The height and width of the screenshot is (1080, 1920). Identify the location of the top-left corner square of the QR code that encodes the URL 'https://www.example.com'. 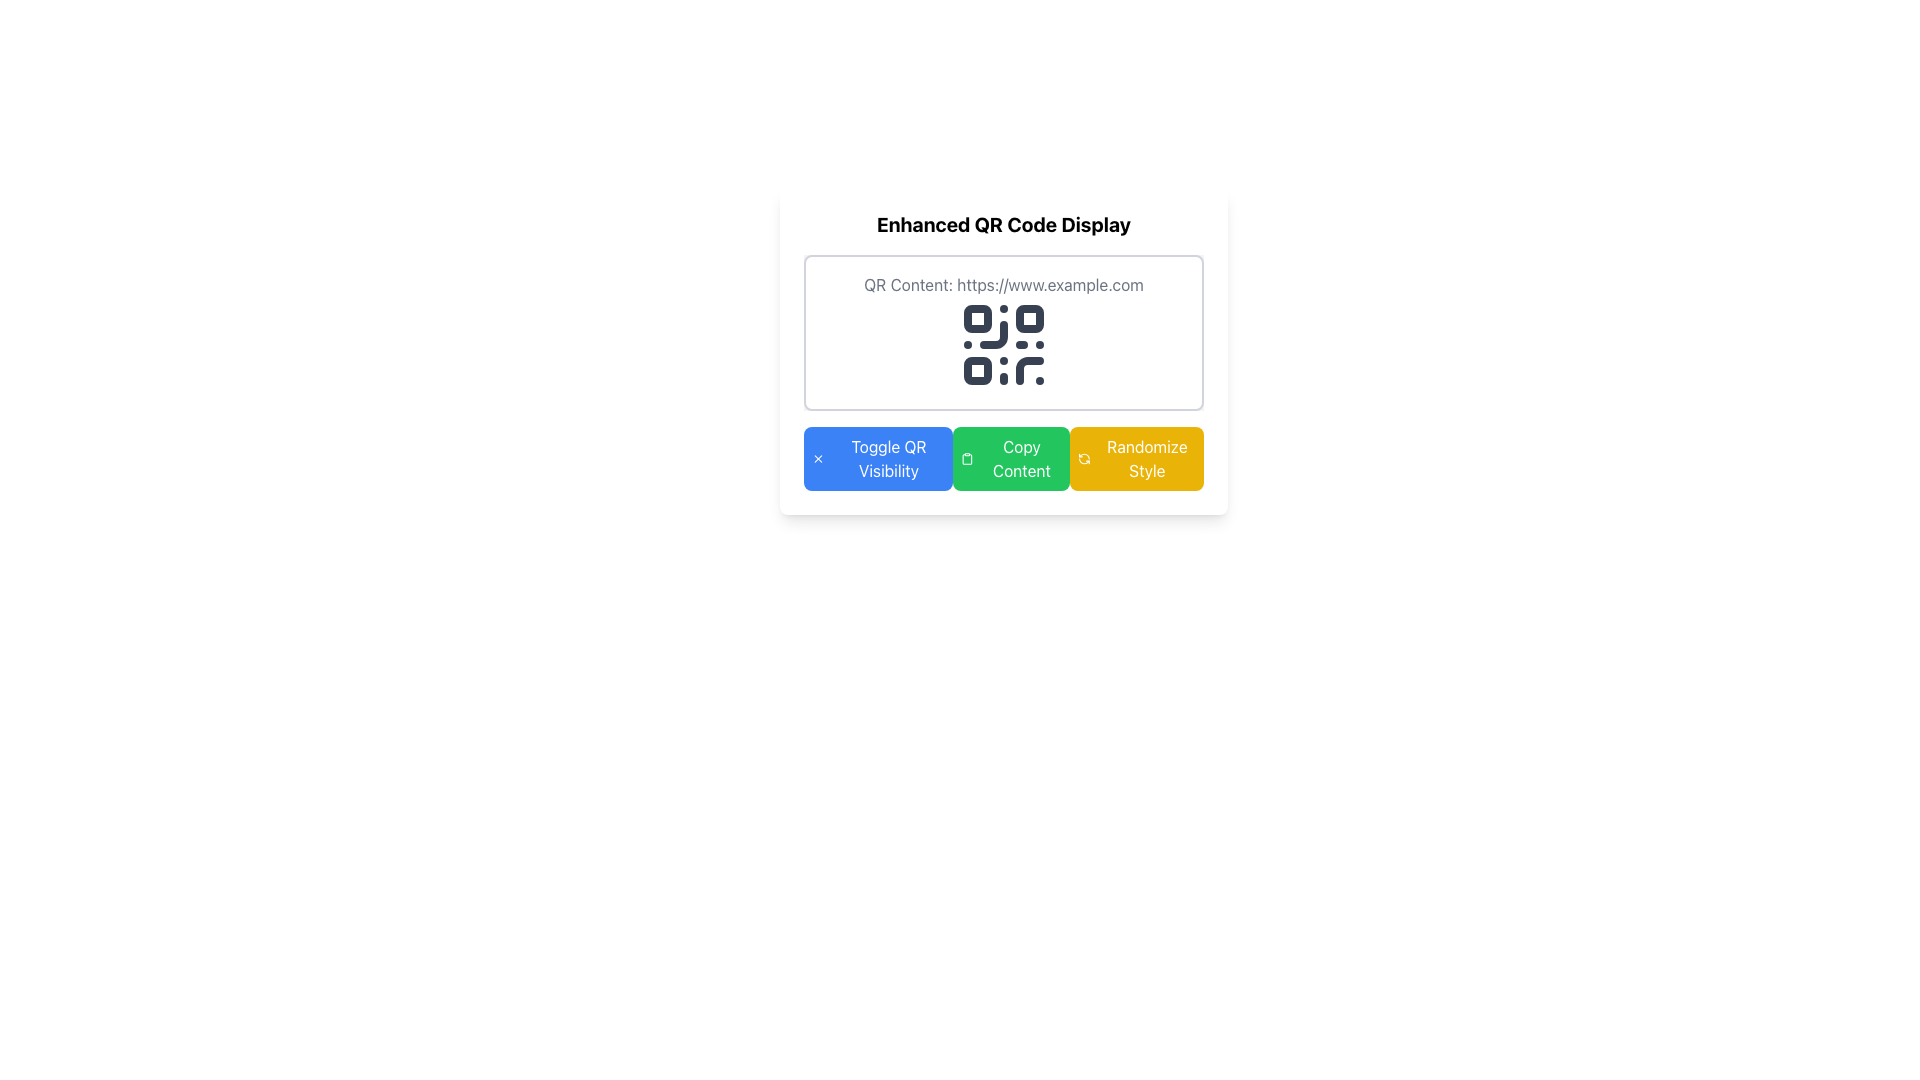
(978, 318).